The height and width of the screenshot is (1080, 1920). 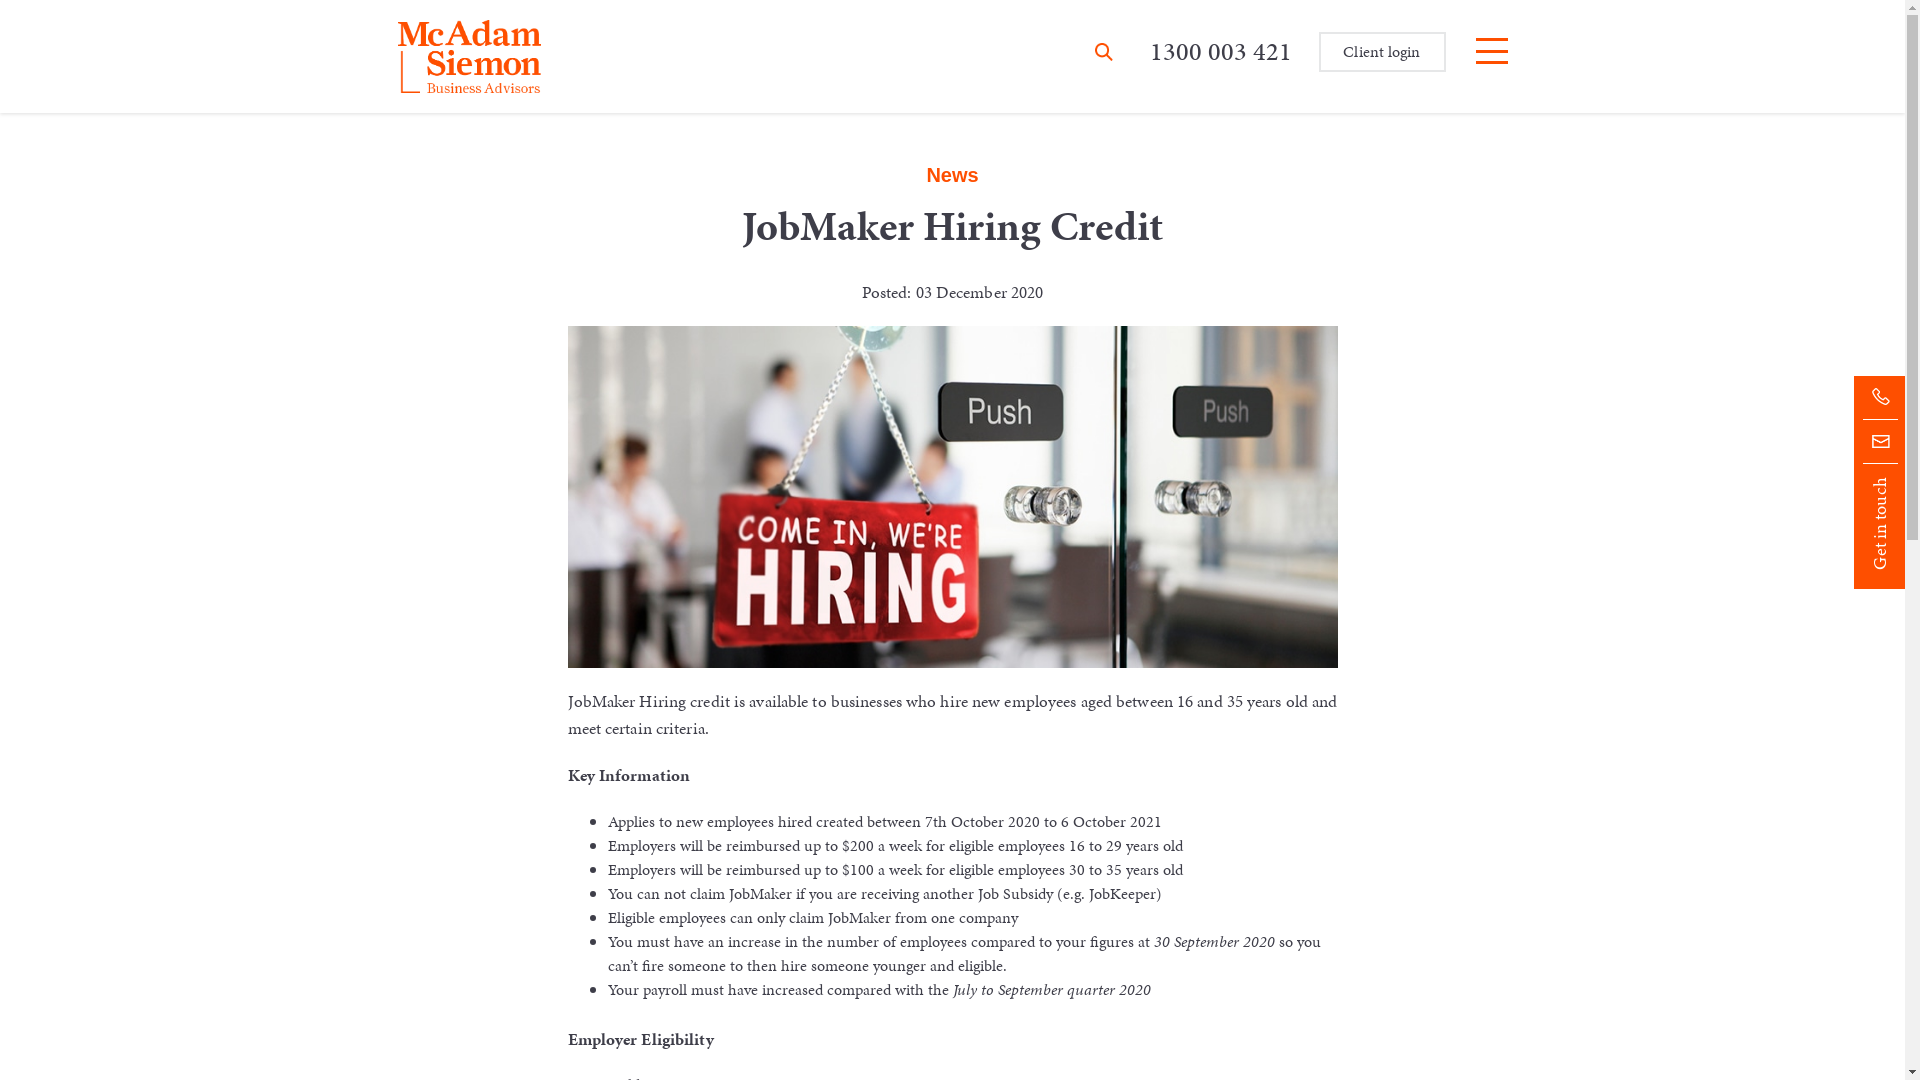 What do you see at coordinates (1380, 50) in the screenshot?
I see `'Client login'` at bounding box center [1380, 50].